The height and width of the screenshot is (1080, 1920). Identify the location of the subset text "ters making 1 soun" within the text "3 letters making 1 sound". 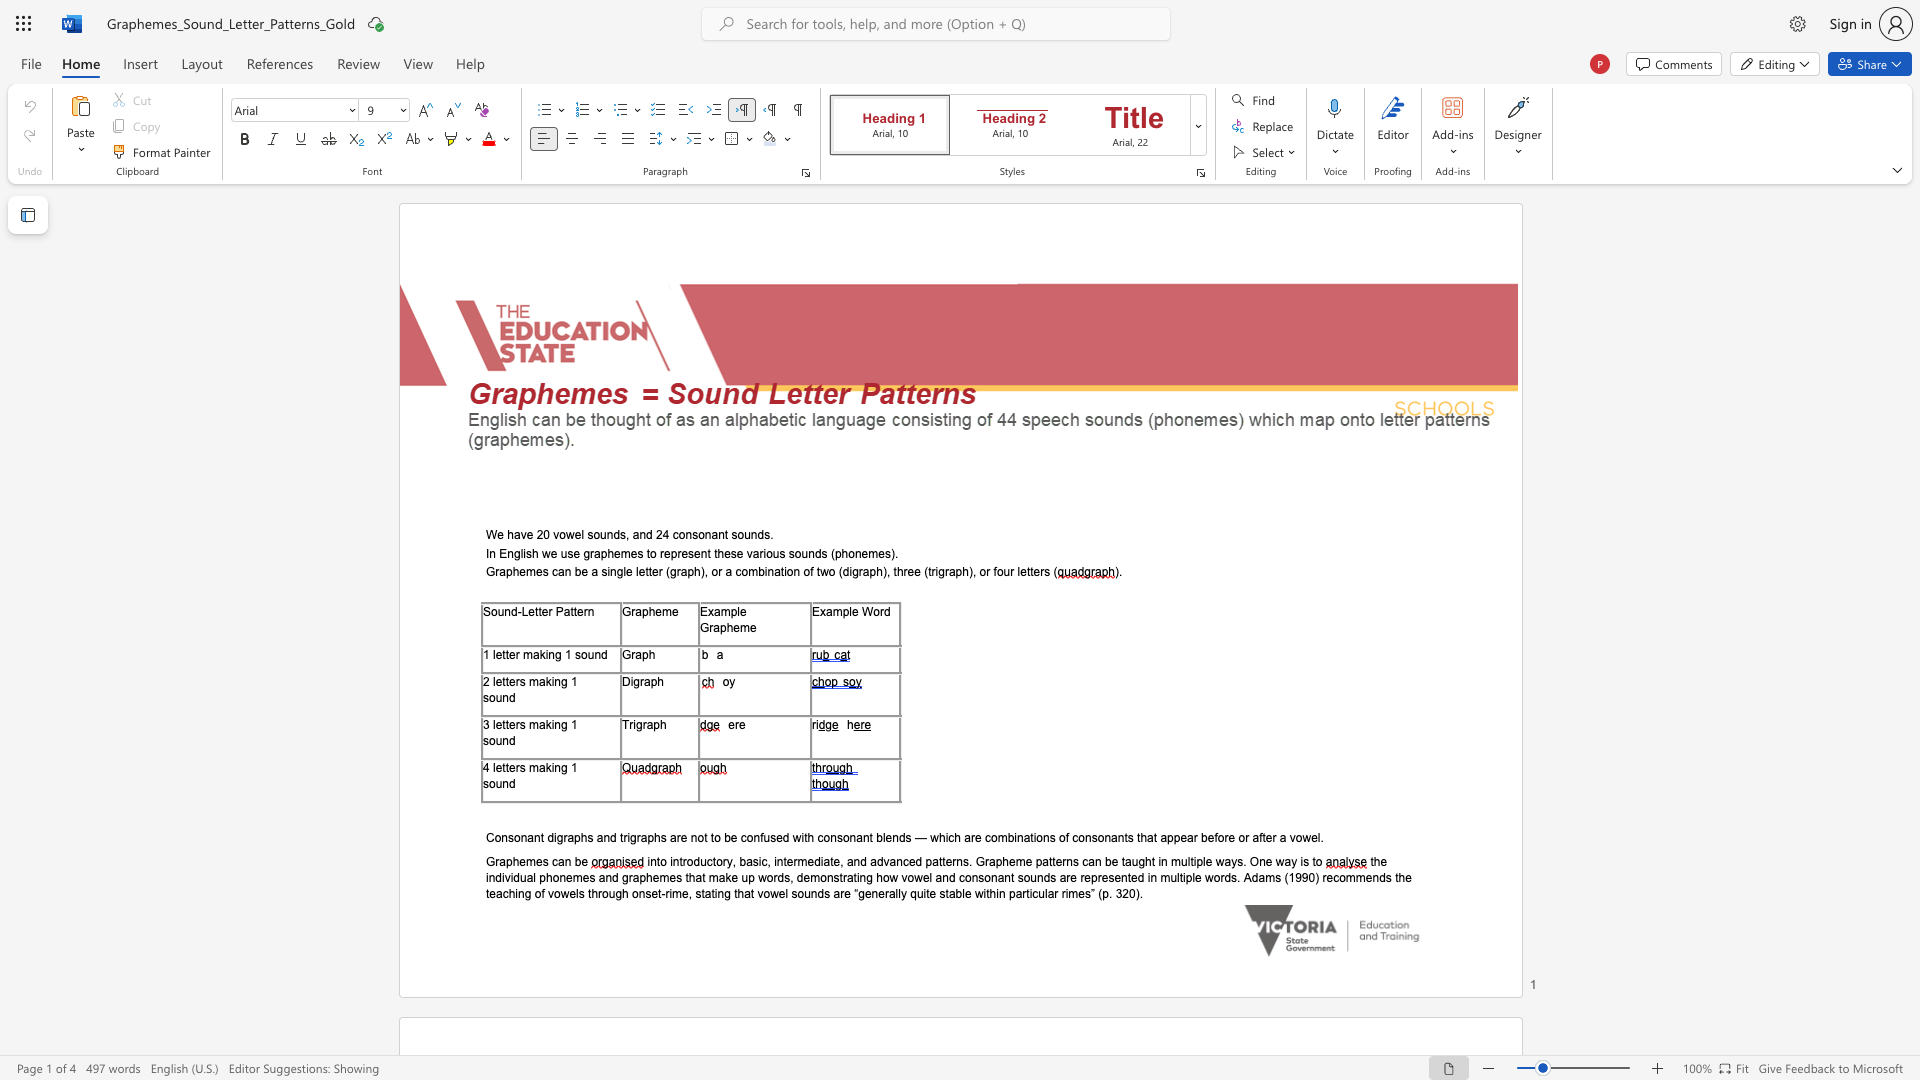
(505, 724).